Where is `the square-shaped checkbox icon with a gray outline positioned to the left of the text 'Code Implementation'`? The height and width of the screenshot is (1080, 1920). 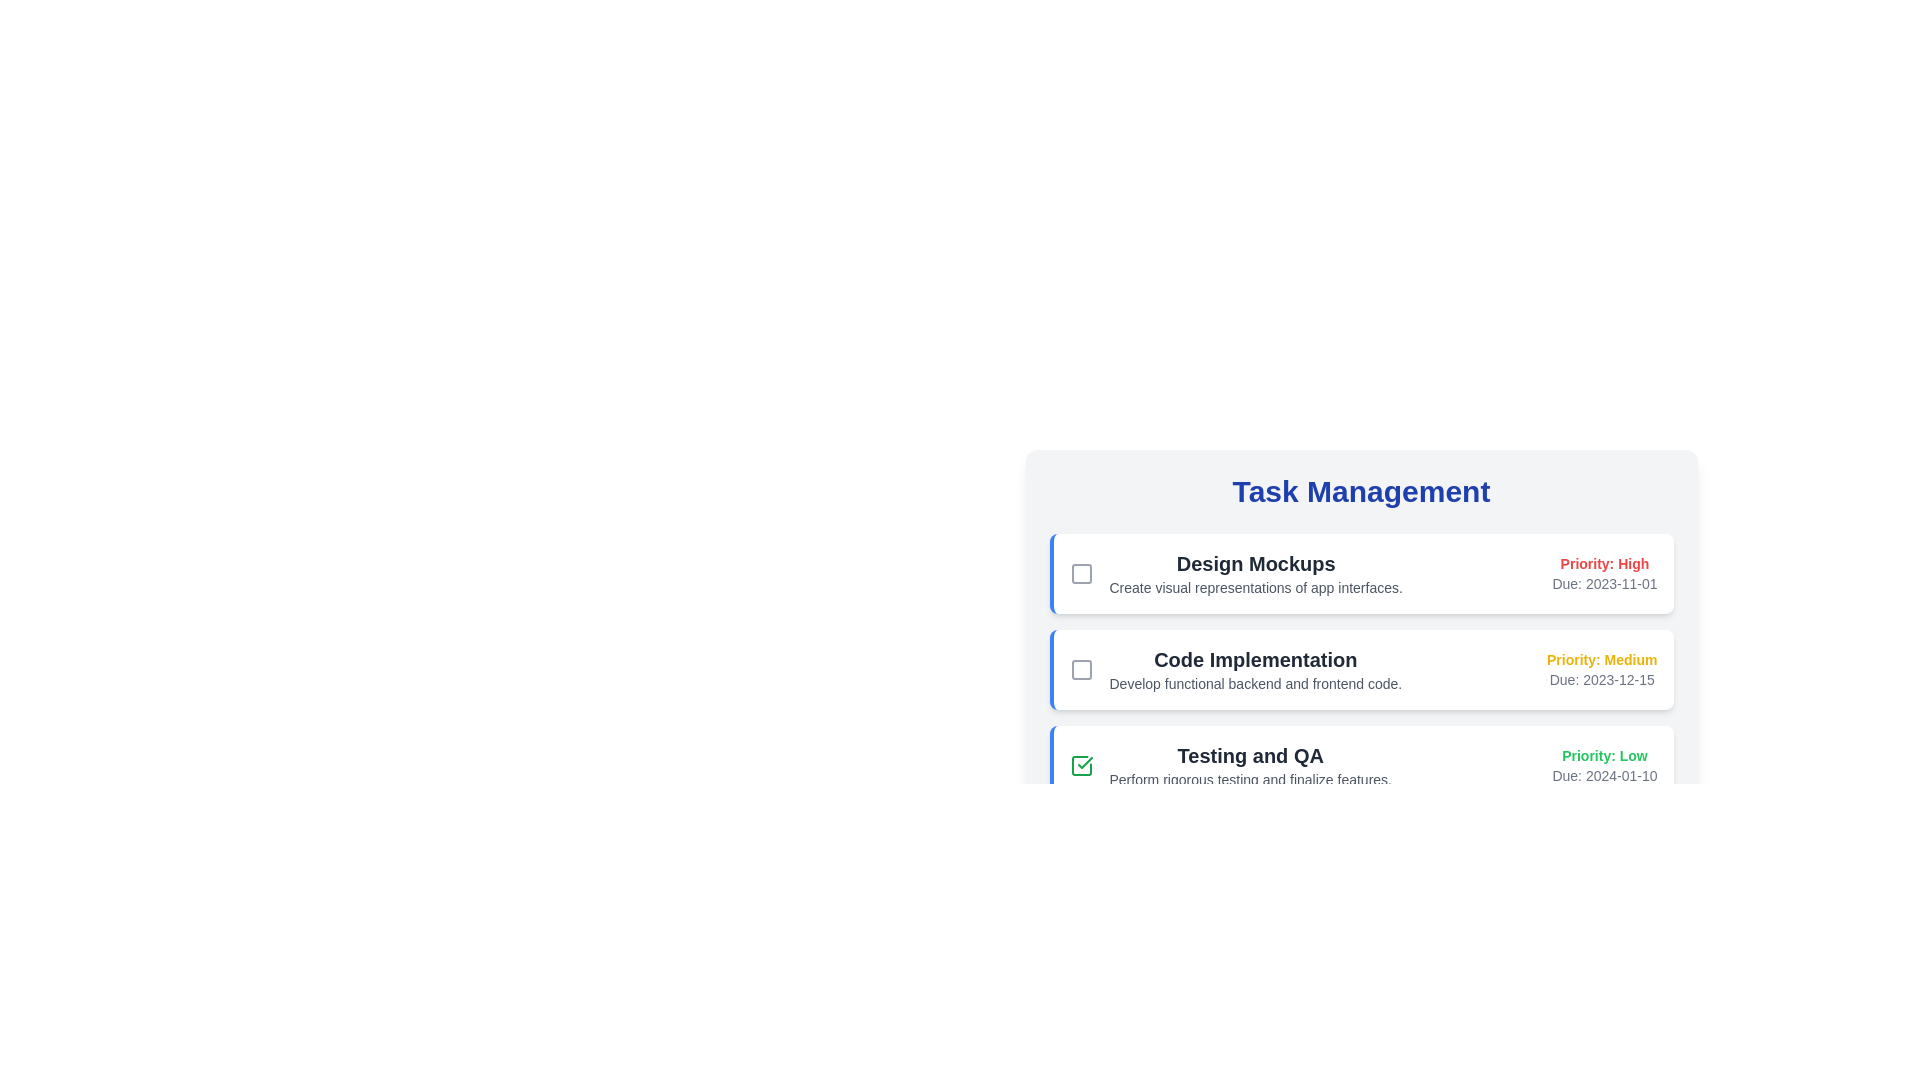
the square-shaped checkbox icon with a gray outline positioned to the left of the text 'Code Implementation' is located at coordinates (1080, 670).